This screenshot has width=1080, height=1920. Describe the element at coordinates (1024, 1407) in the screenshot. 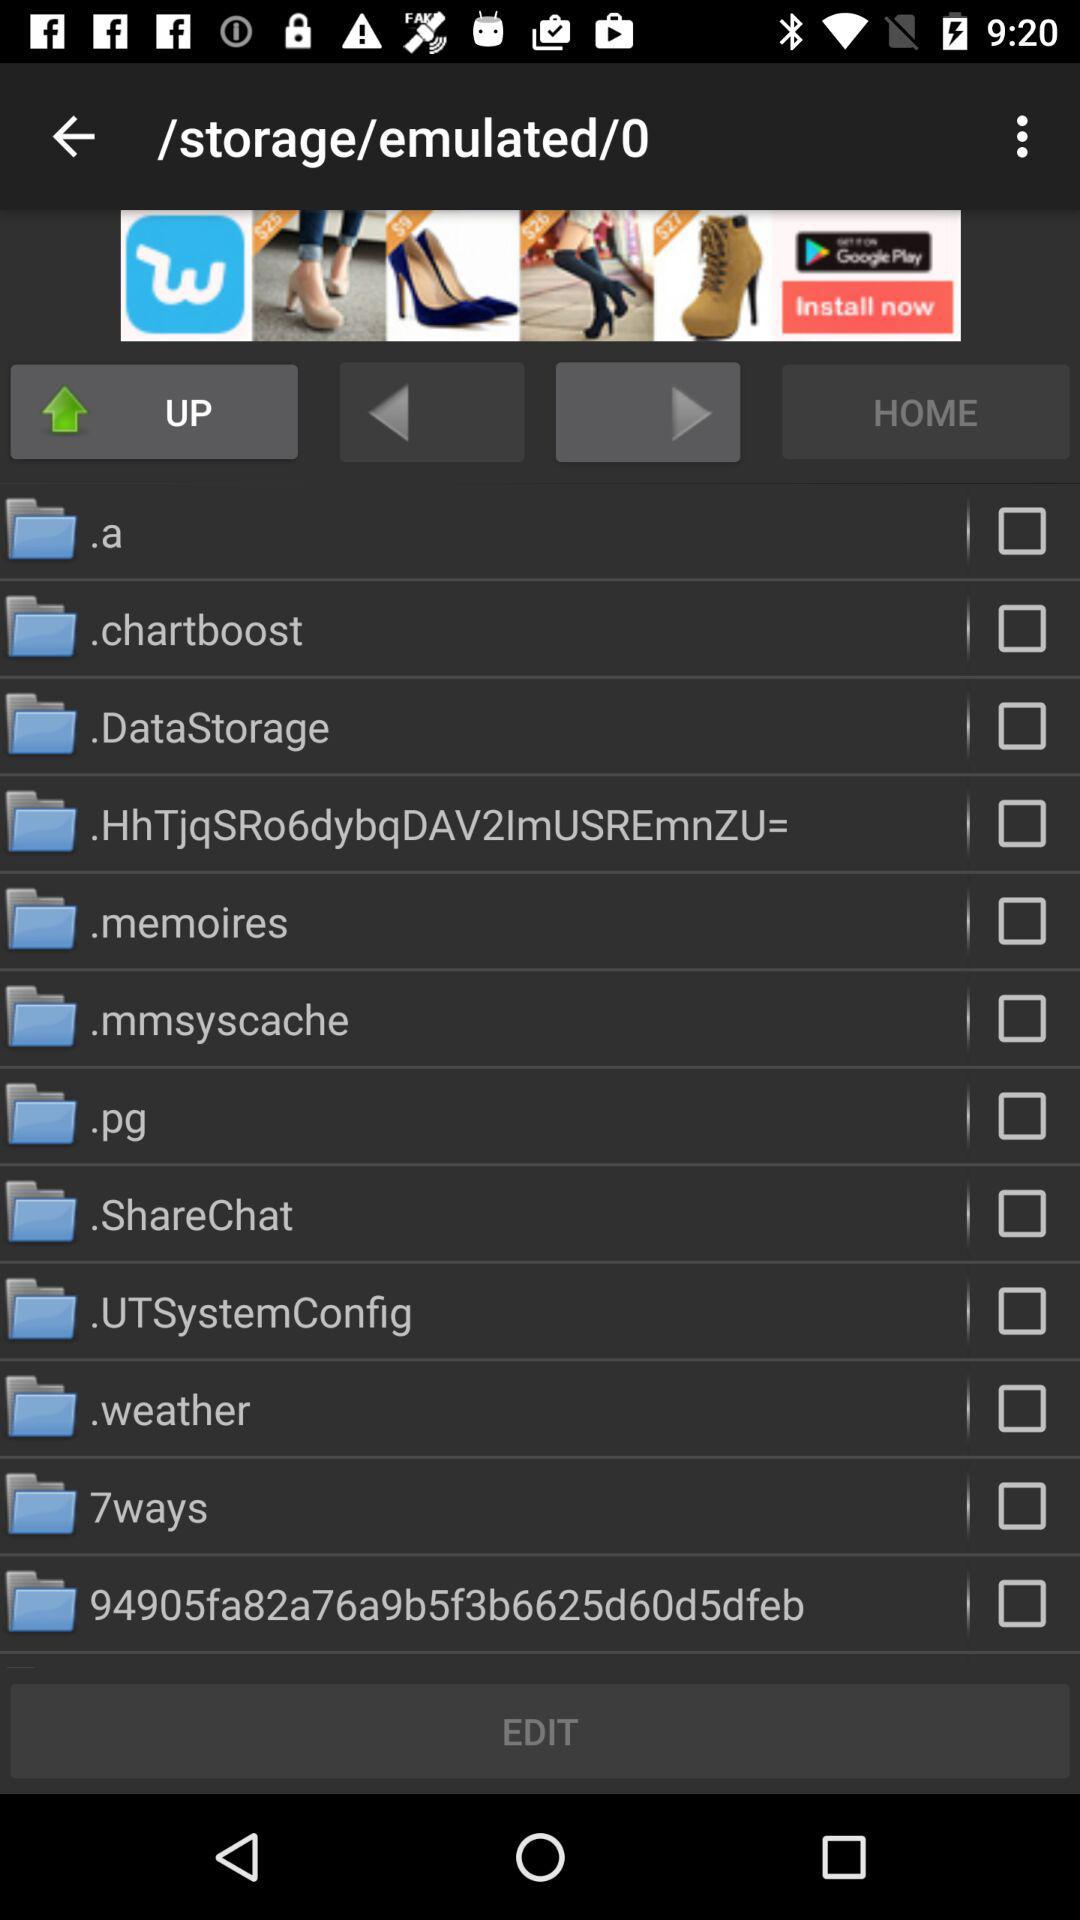

I see `folder` at that location.